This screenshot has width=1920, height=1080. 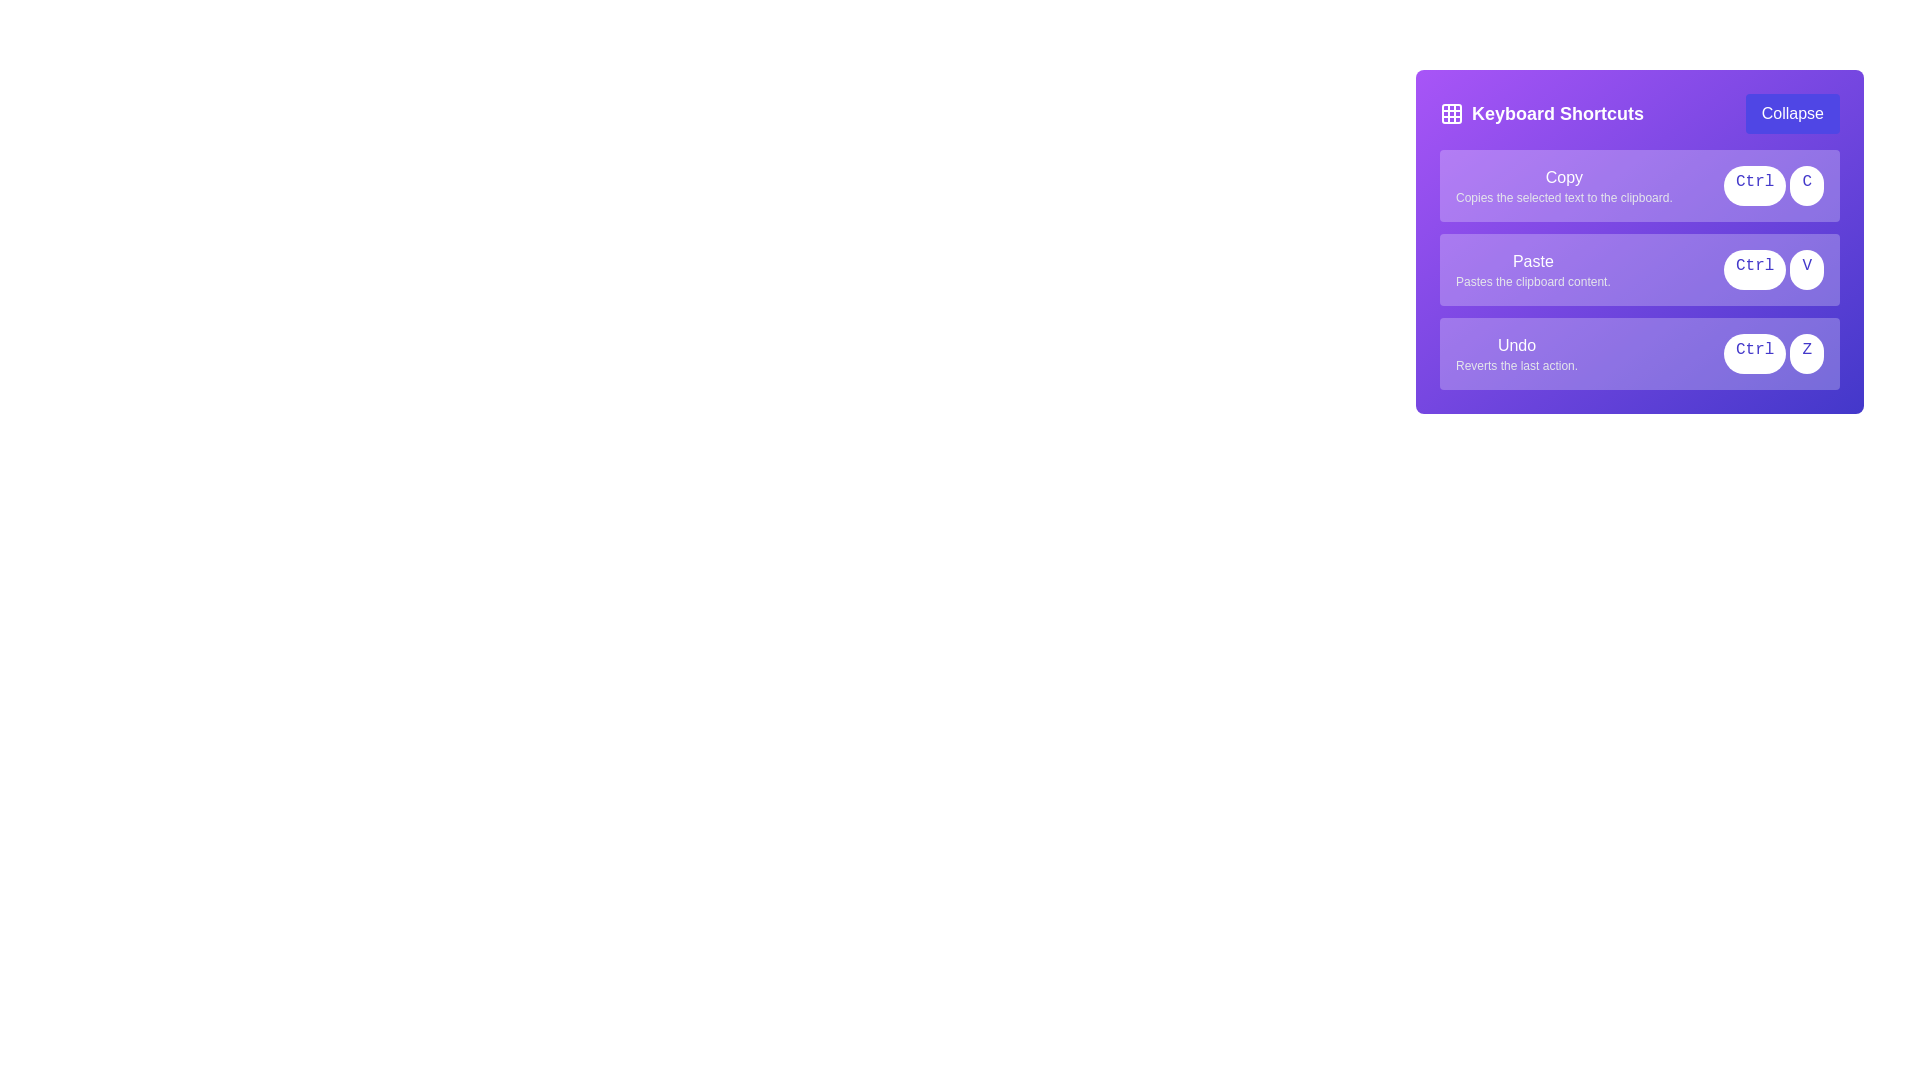 What do you see at coordinates (1540, 114) in the screenshot?
I see `the Text Label that serves as a title or header for the section, positioned at the top left of a purple box, with a 'Collapse' button to its right` at bounding box center [1540, 114].